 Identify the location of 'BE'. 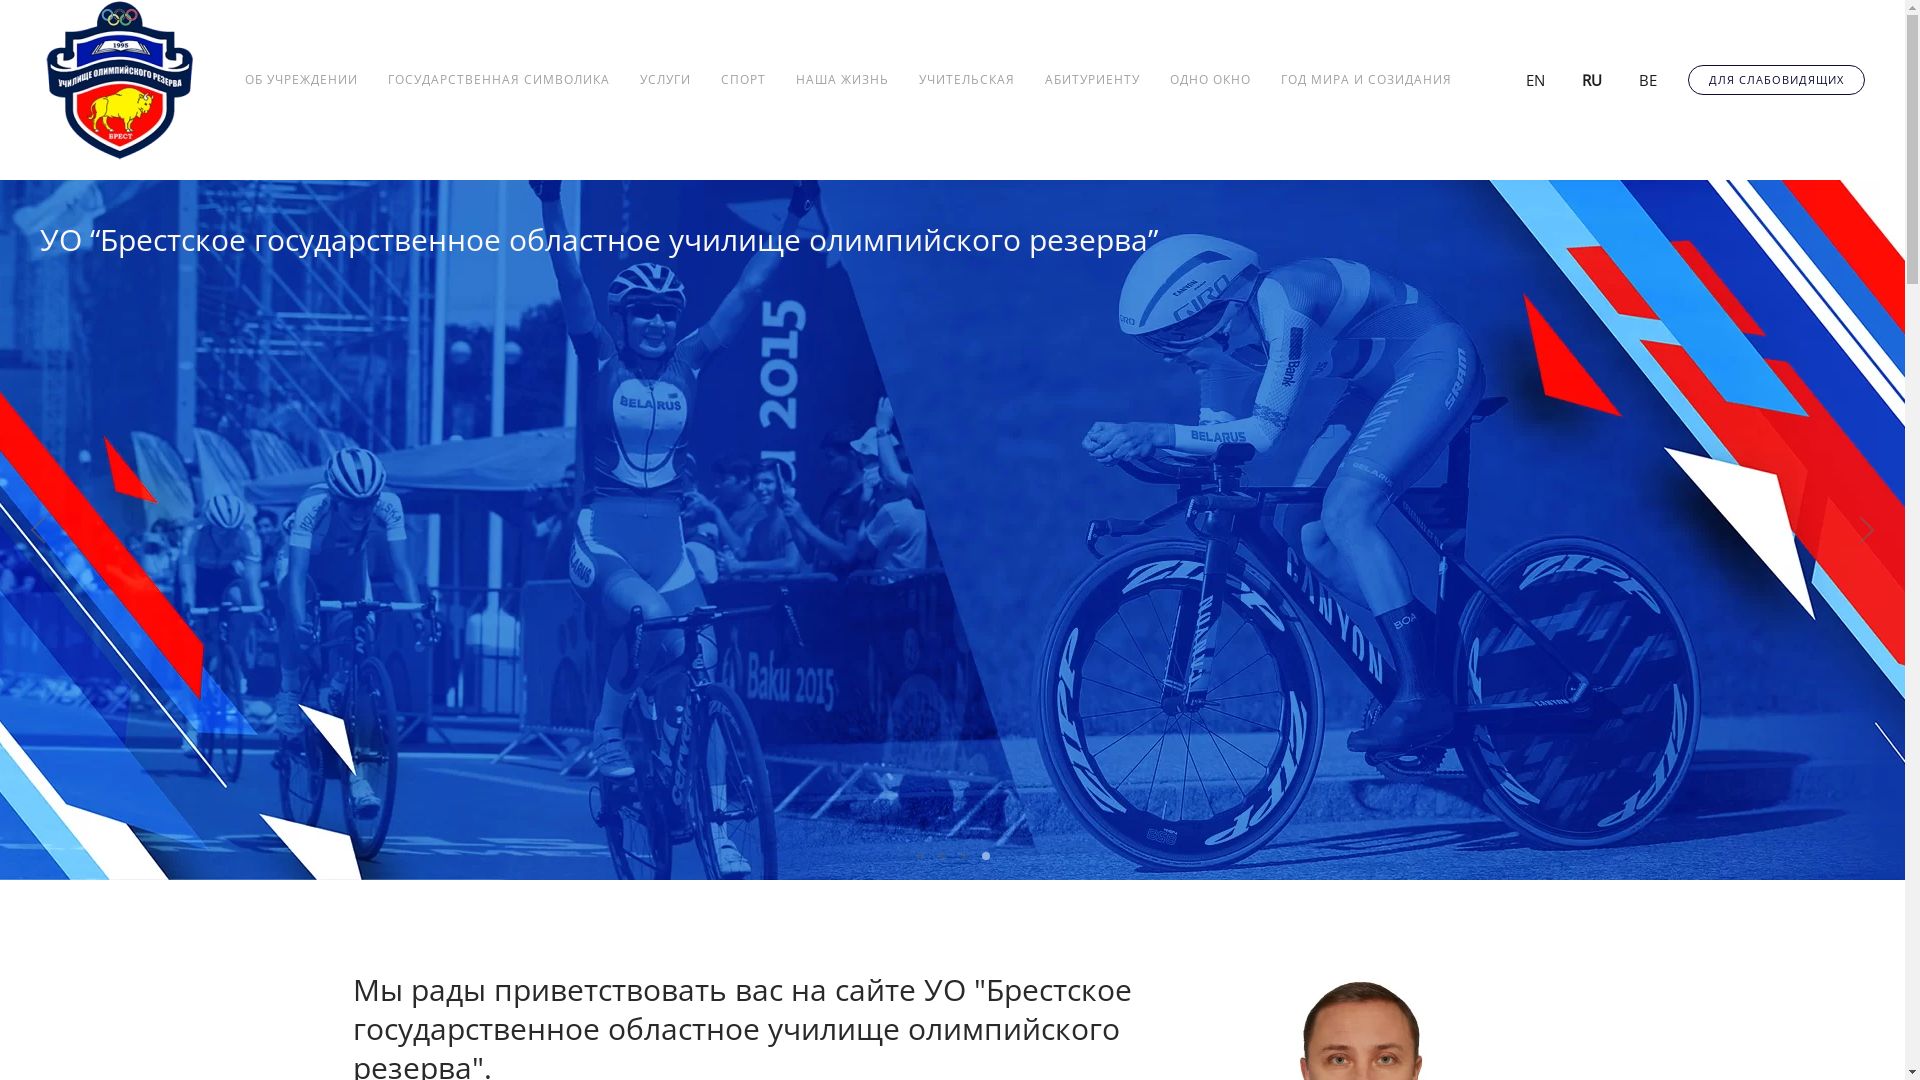
(1636, 77).